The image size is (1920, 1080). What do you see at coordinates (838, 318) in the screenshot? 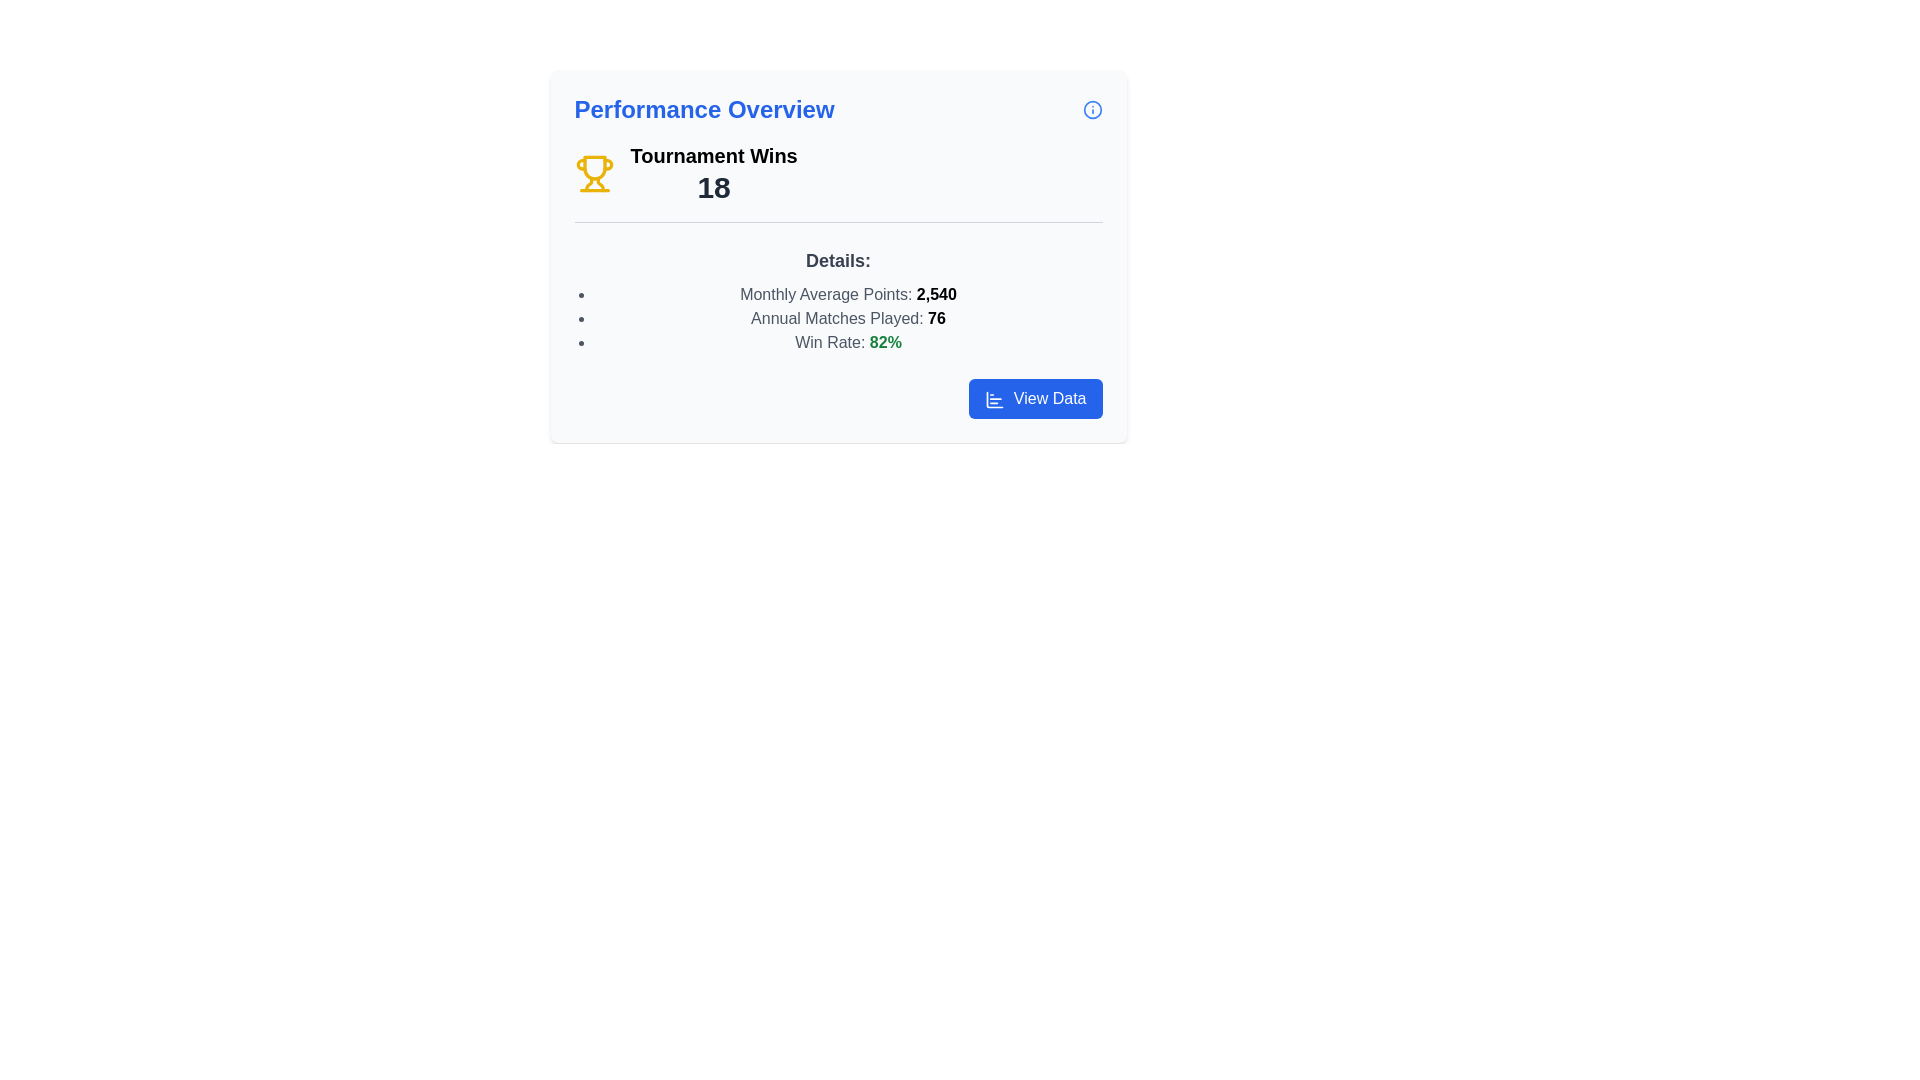
I see `text content from the list displaying 'Monthly Average Points: 2,540', 'Annual Matches Played: 76', and 'Win Rate: 82%' located beneath the 'Details:' heading` at bounding box center [838, 318].